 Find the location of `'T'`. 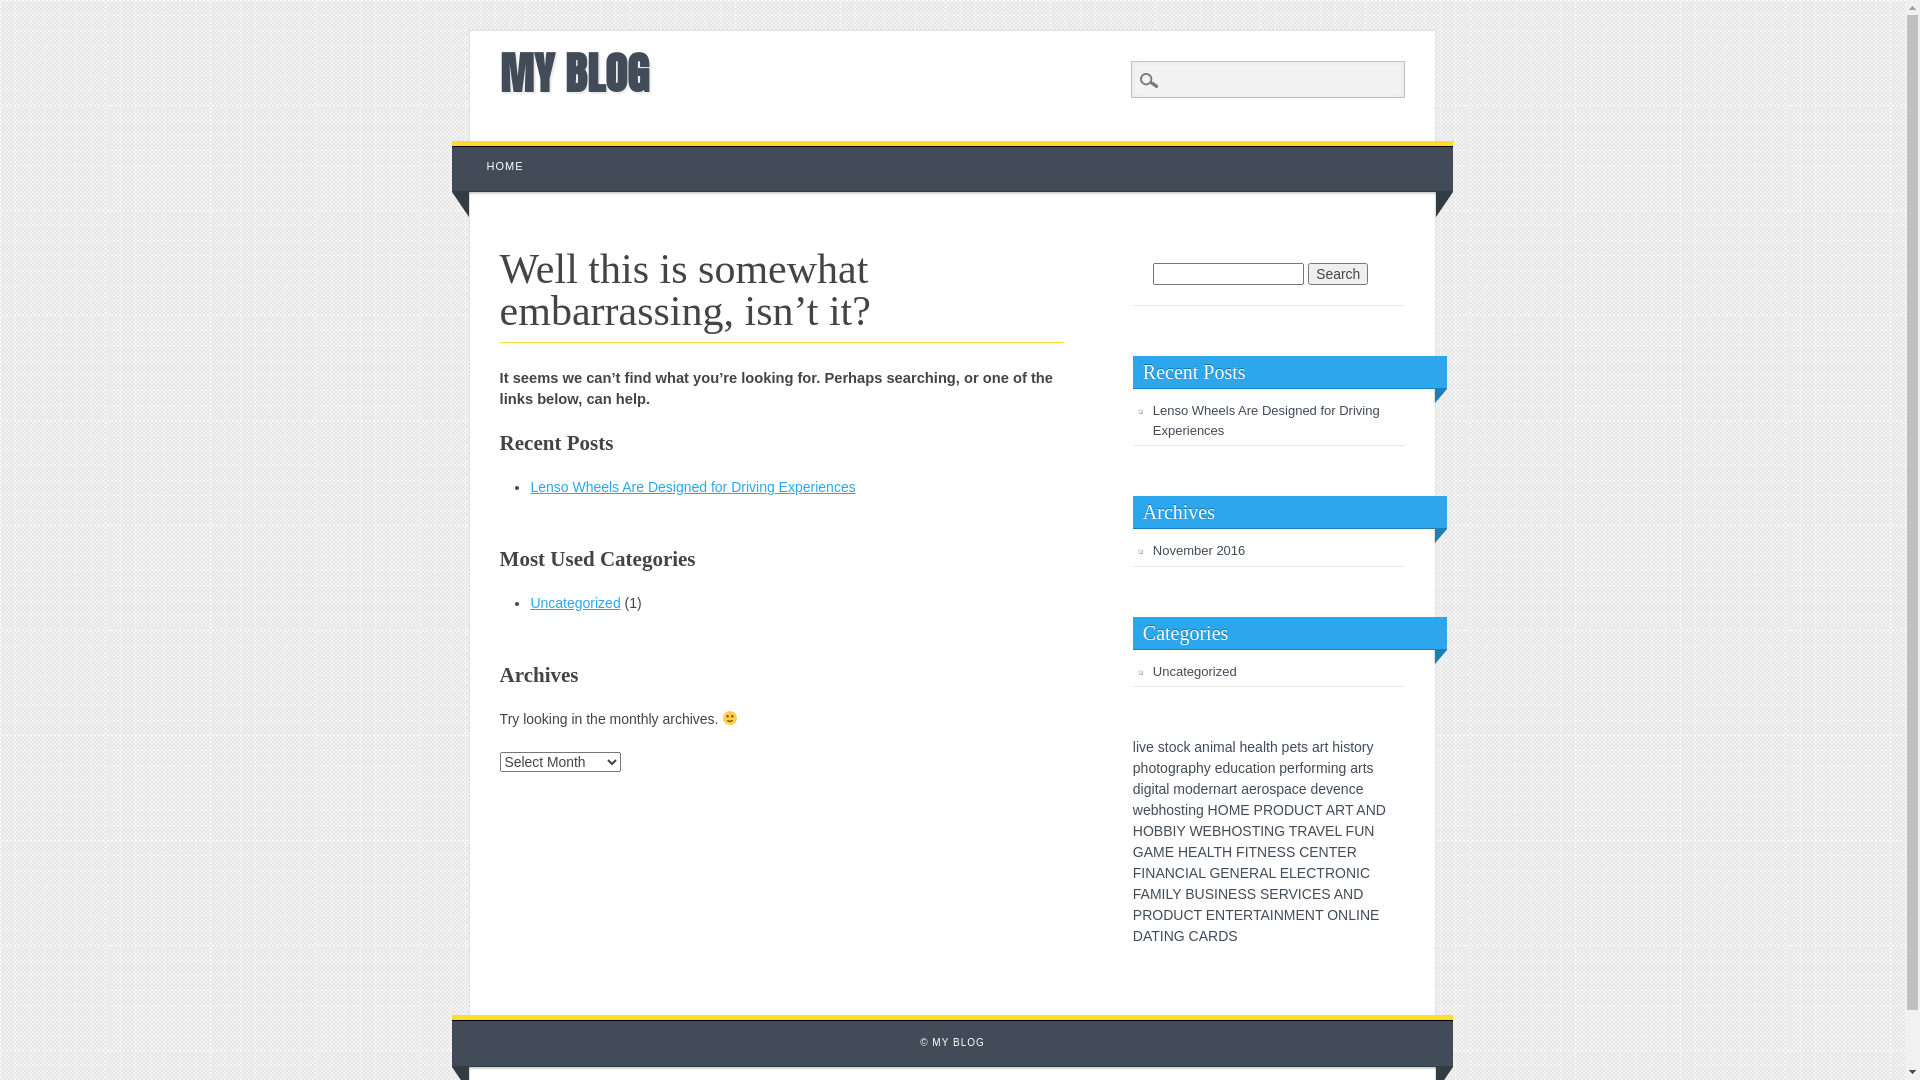

'T' is located at coordinates (1333, 852).